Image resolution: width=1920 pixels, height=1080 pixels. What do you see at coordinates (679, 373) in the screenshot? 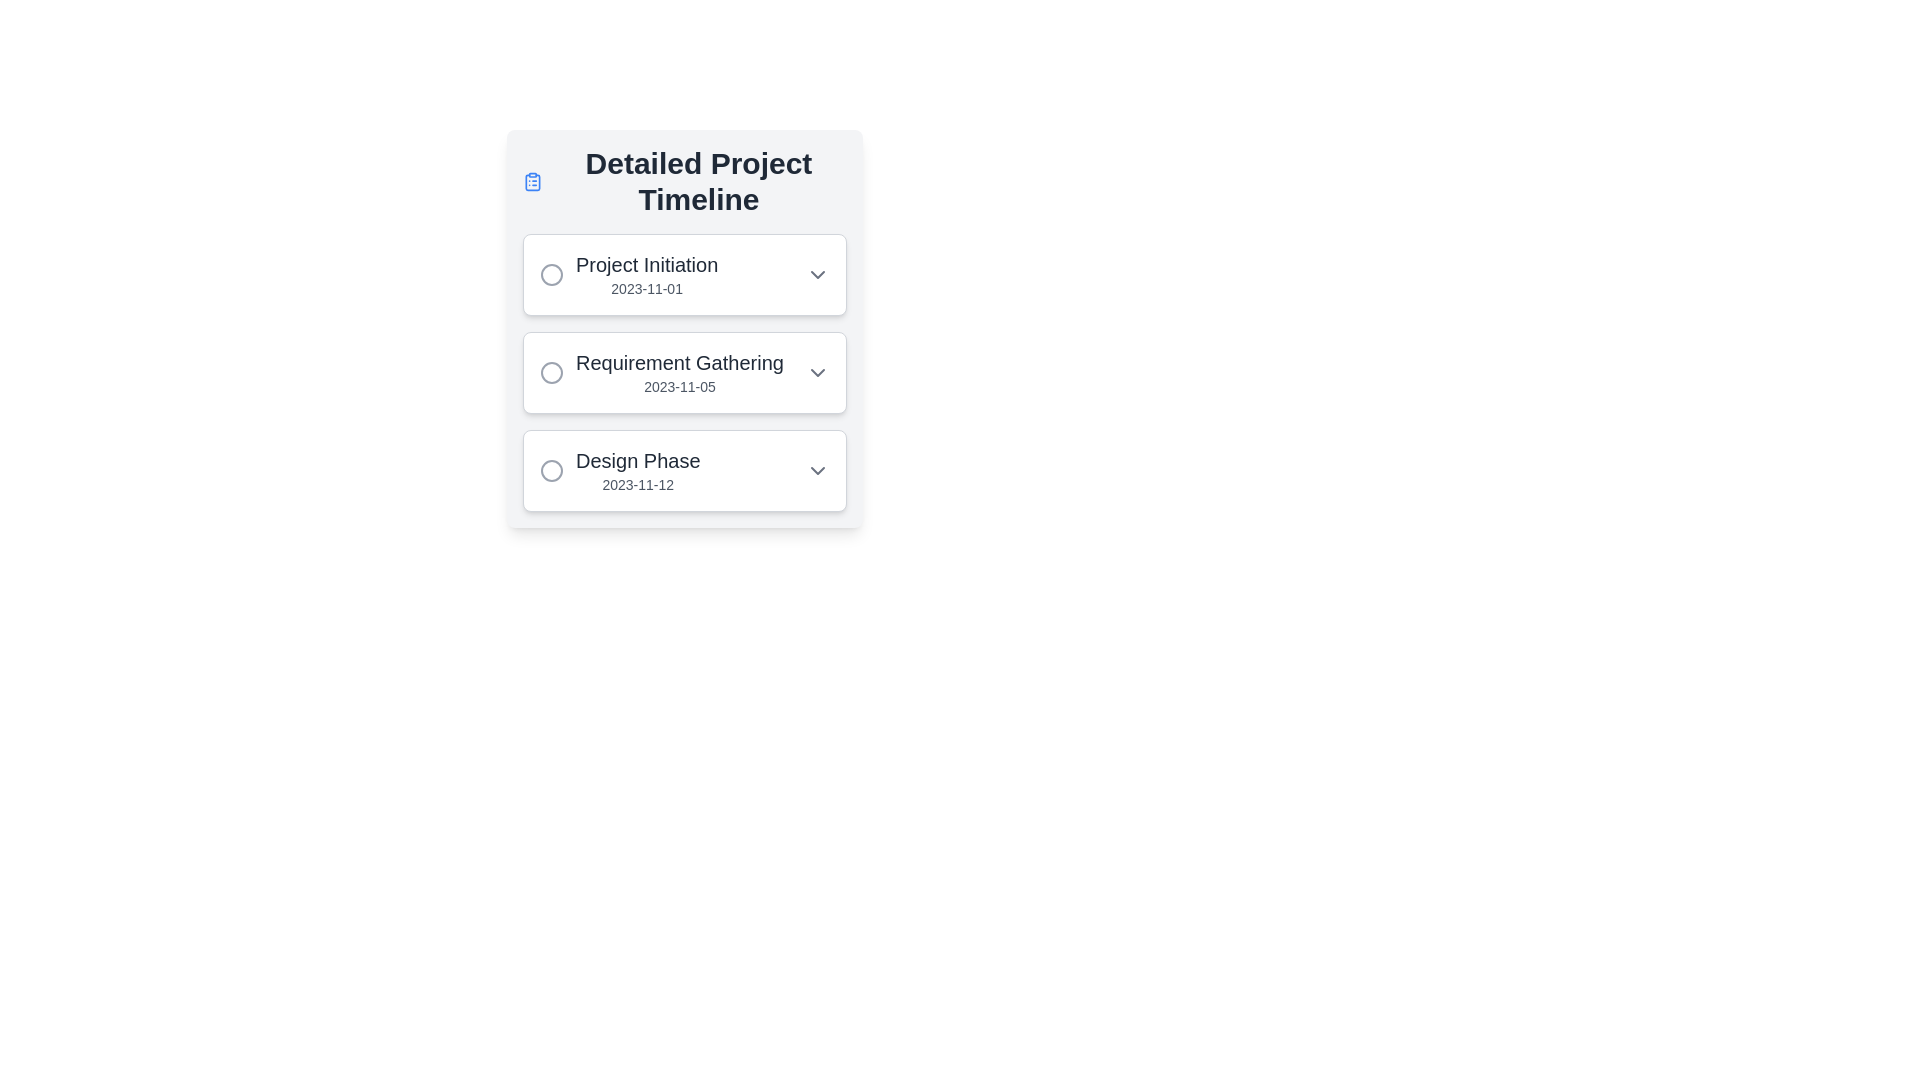
I see `the text element titled 'Requirement Gathering' with subtitle '2023-11-05'` at bounding box center [679, 373].